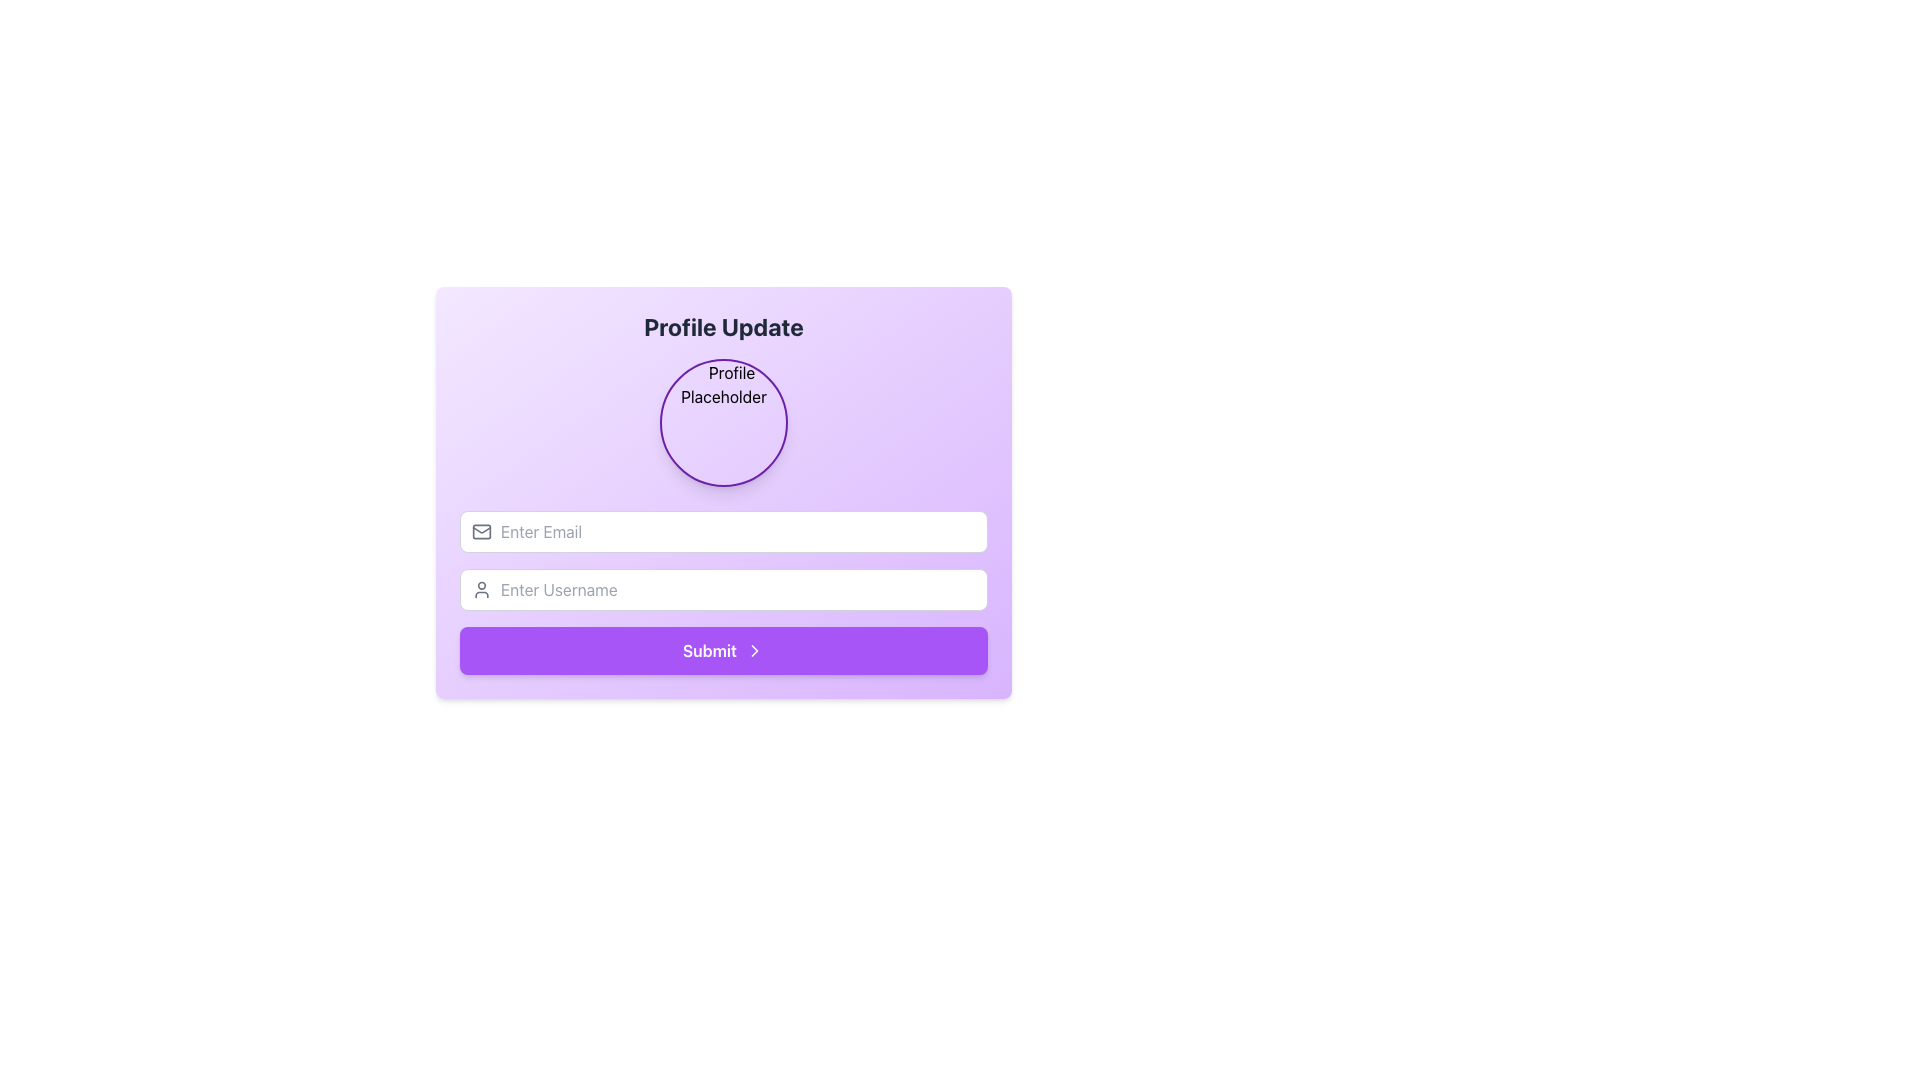  Describe the element at coordinates (723, 326) in the screenshot. I see `the large, bold text block that reads 'Profile Update', which is prominently displayed at the top of a rounded card interface` at that location.